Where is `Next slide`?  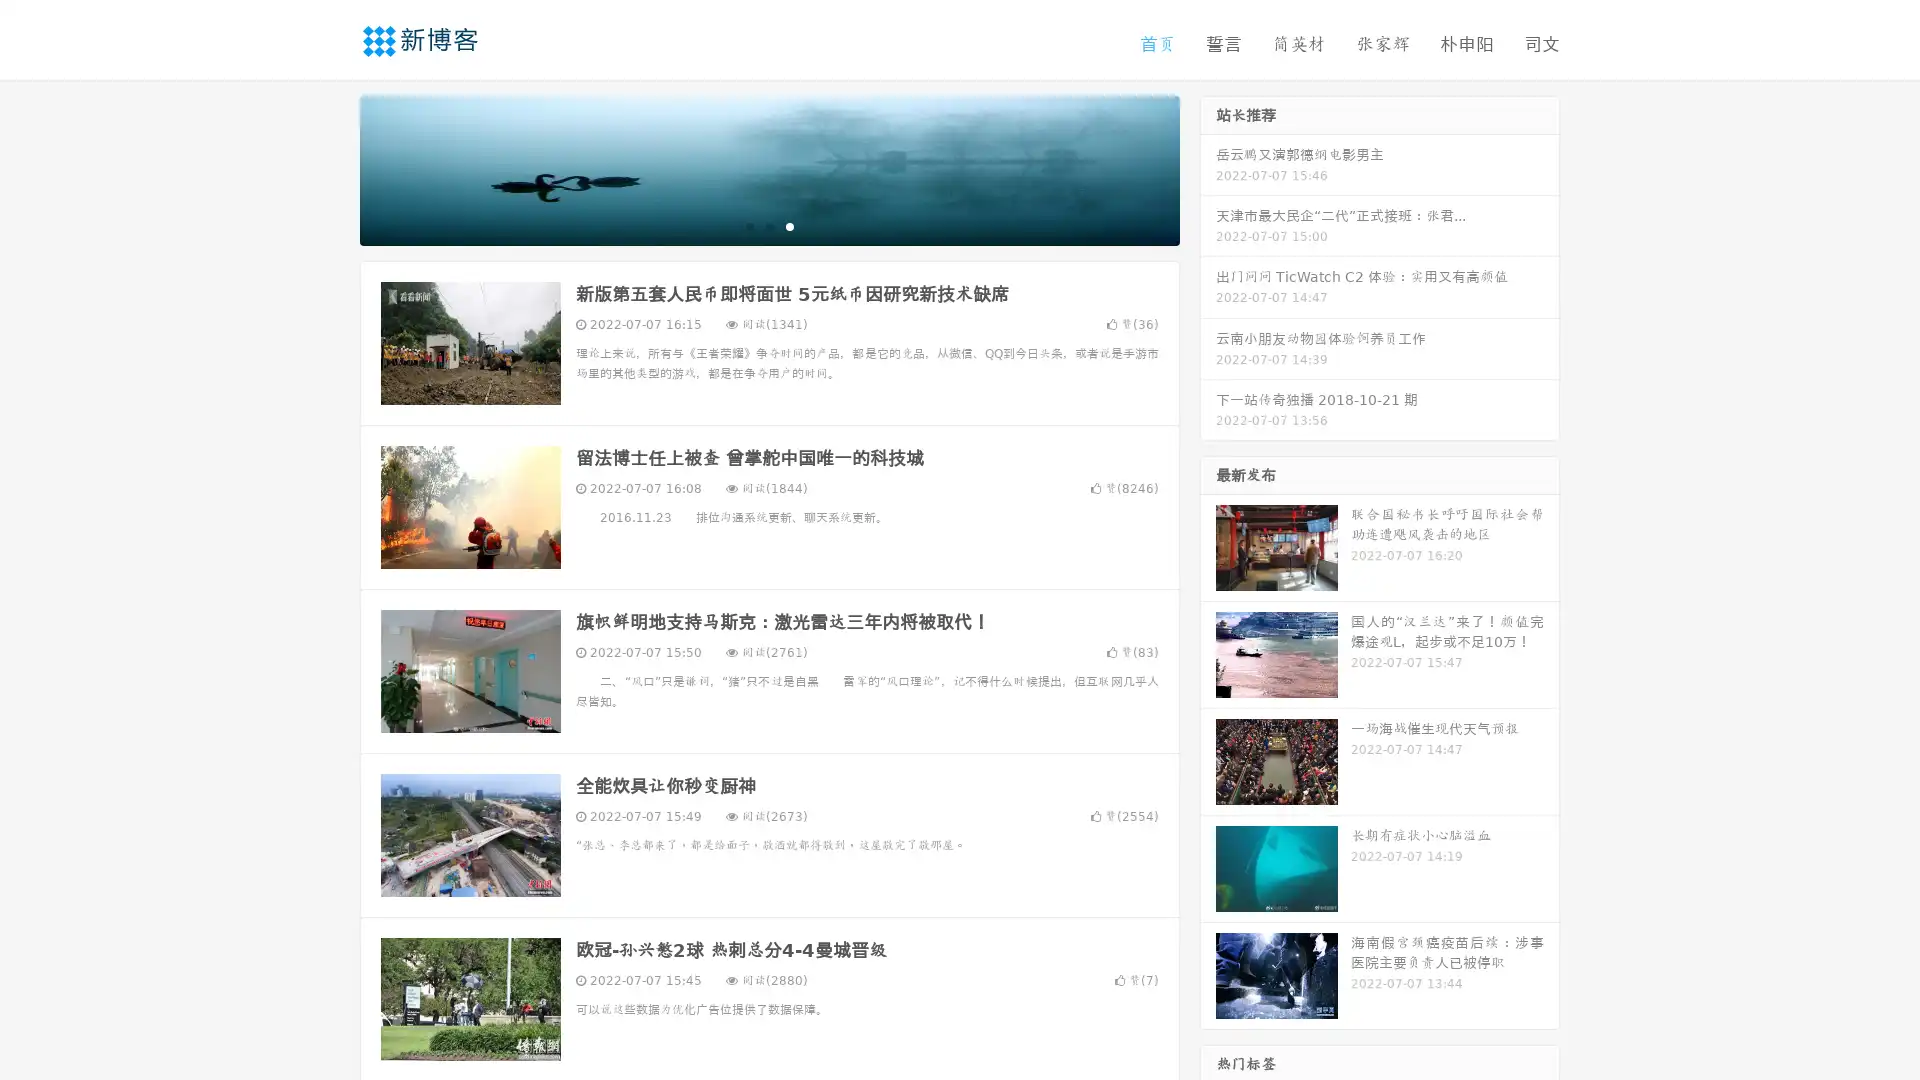
Next slide is located at coordinates (1208, 168).